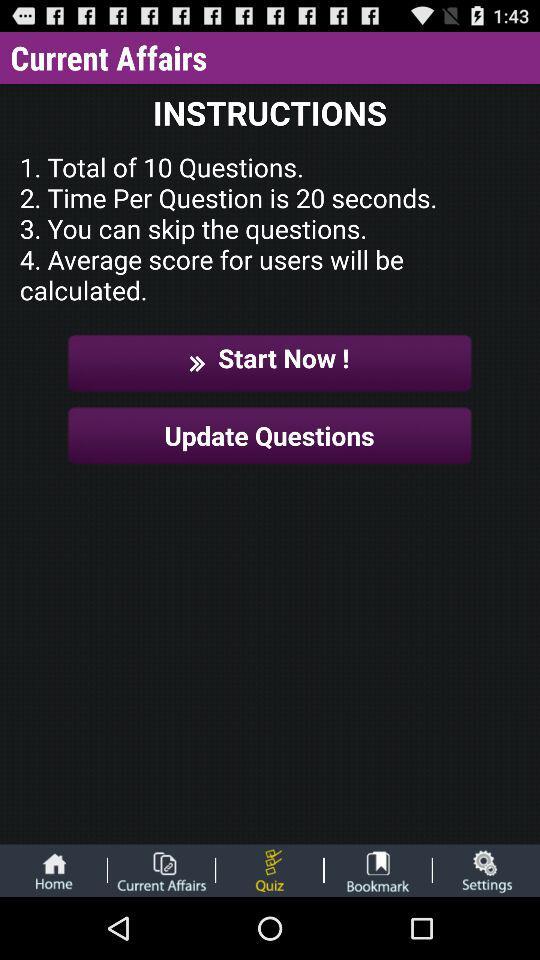 The width and height of the screenshot is (540, 960). Describe the element at coordinates (378, 869) in the screenshot. I see `mark note the instructions as bookmark` at that location.